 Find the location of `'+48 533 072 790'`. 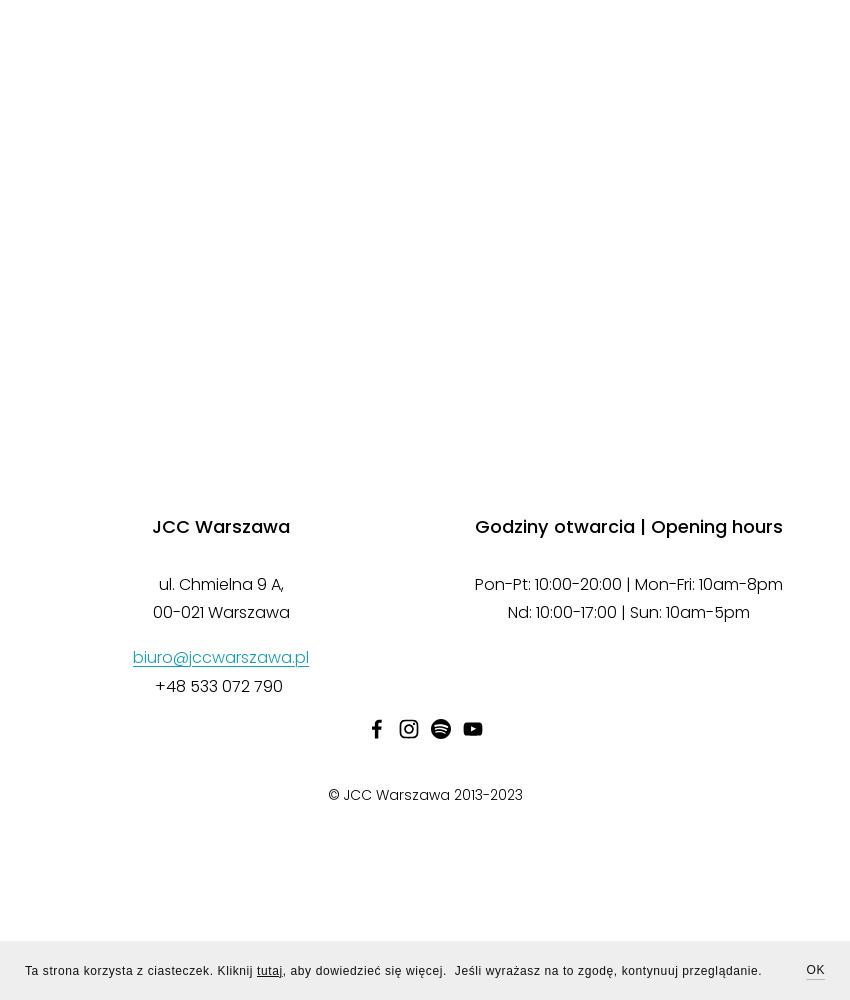

'+48 533 072 790' is located at coordinates (221, 685).